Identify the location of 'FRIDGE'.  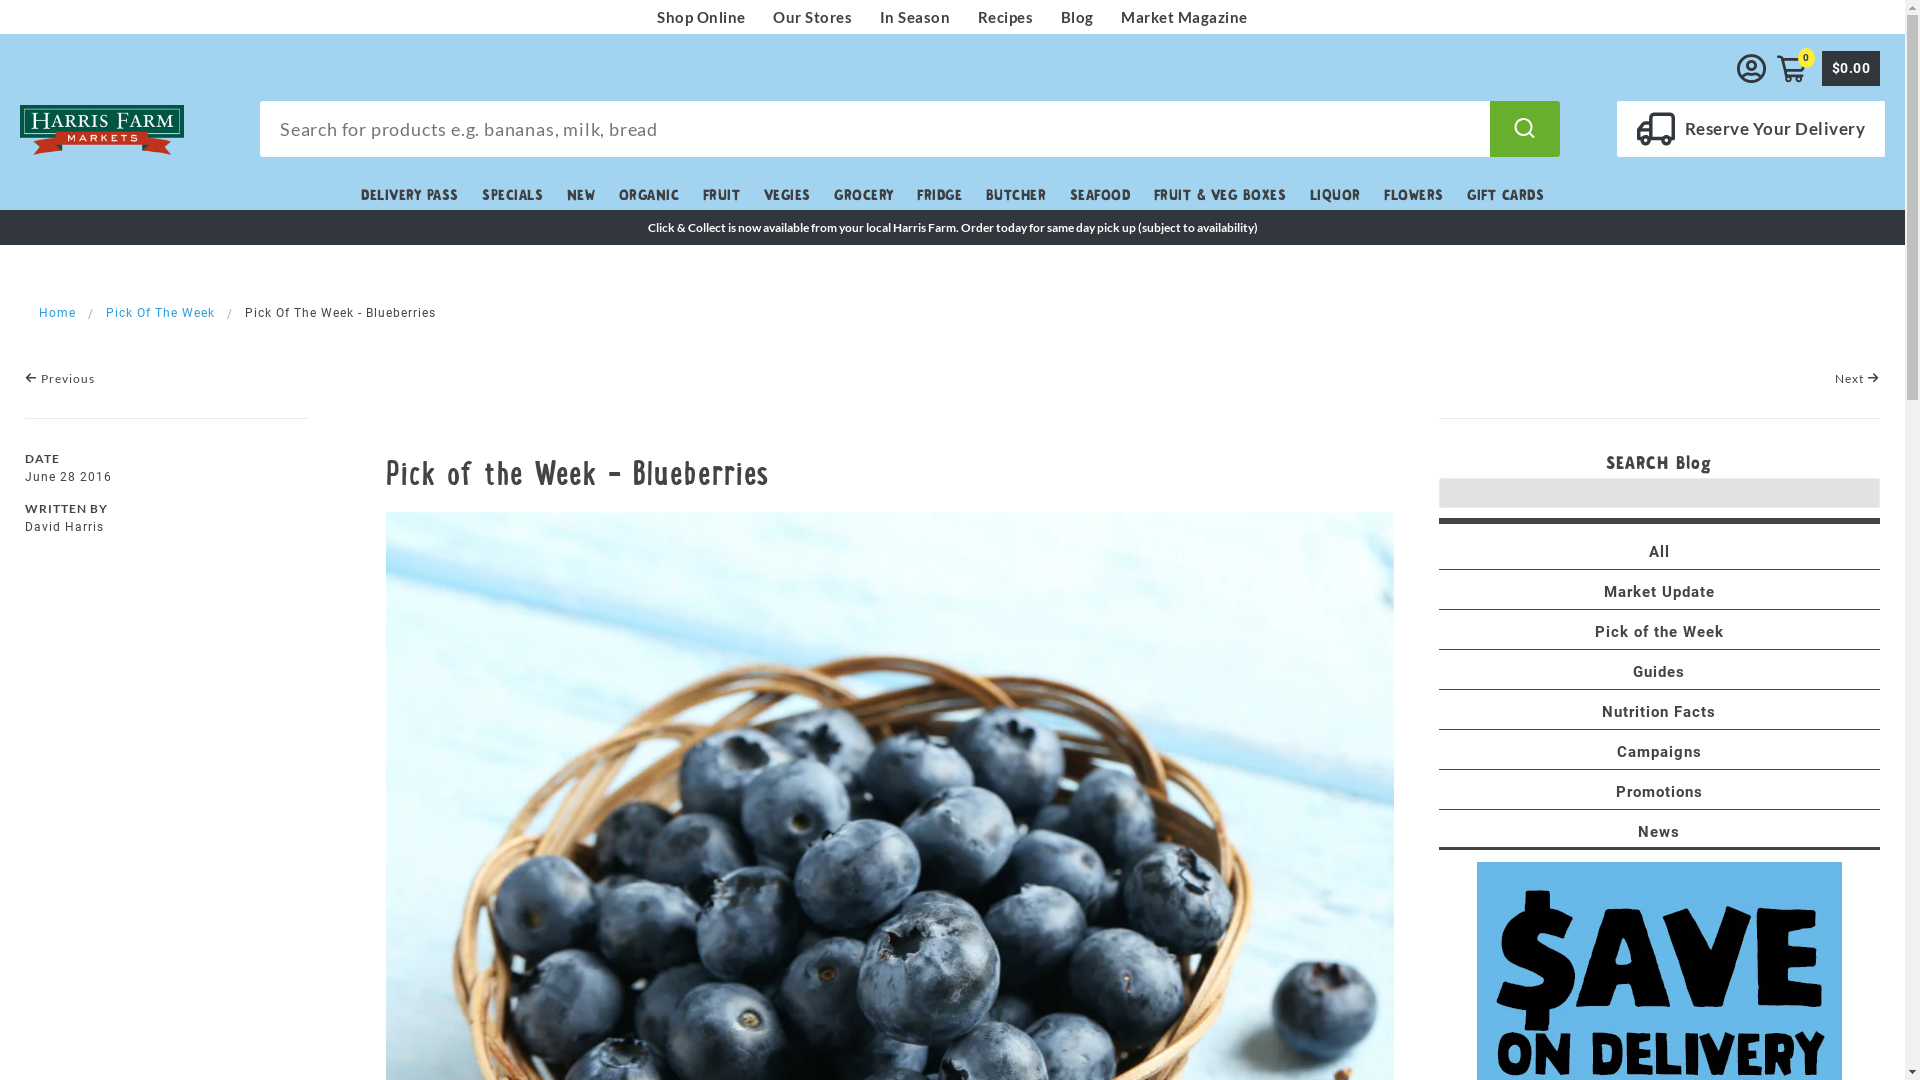
(938, 195).